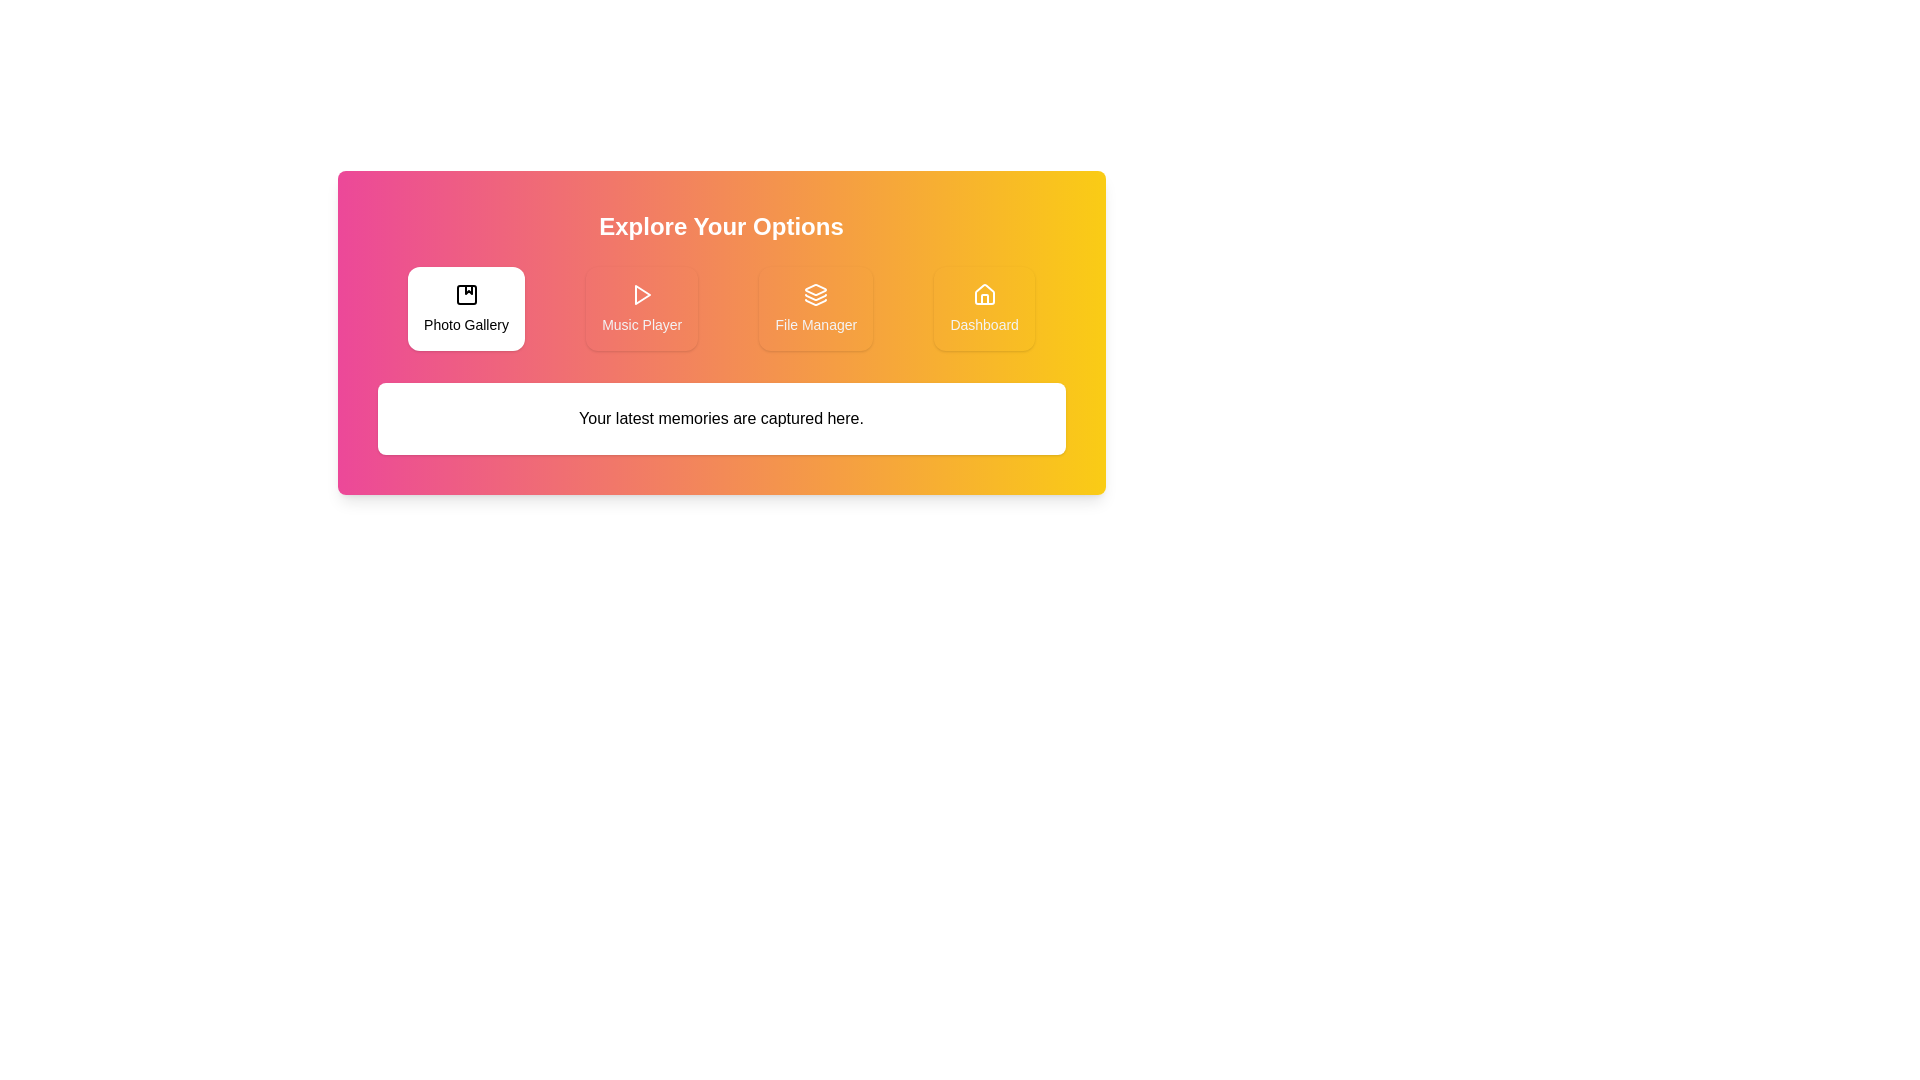  Describe the element at coordinates (984, 323) in the screenshot. I see `text label that indicates the dashboard feature, located centrally below the icon in the fourth option of the interactive options row` at that location.